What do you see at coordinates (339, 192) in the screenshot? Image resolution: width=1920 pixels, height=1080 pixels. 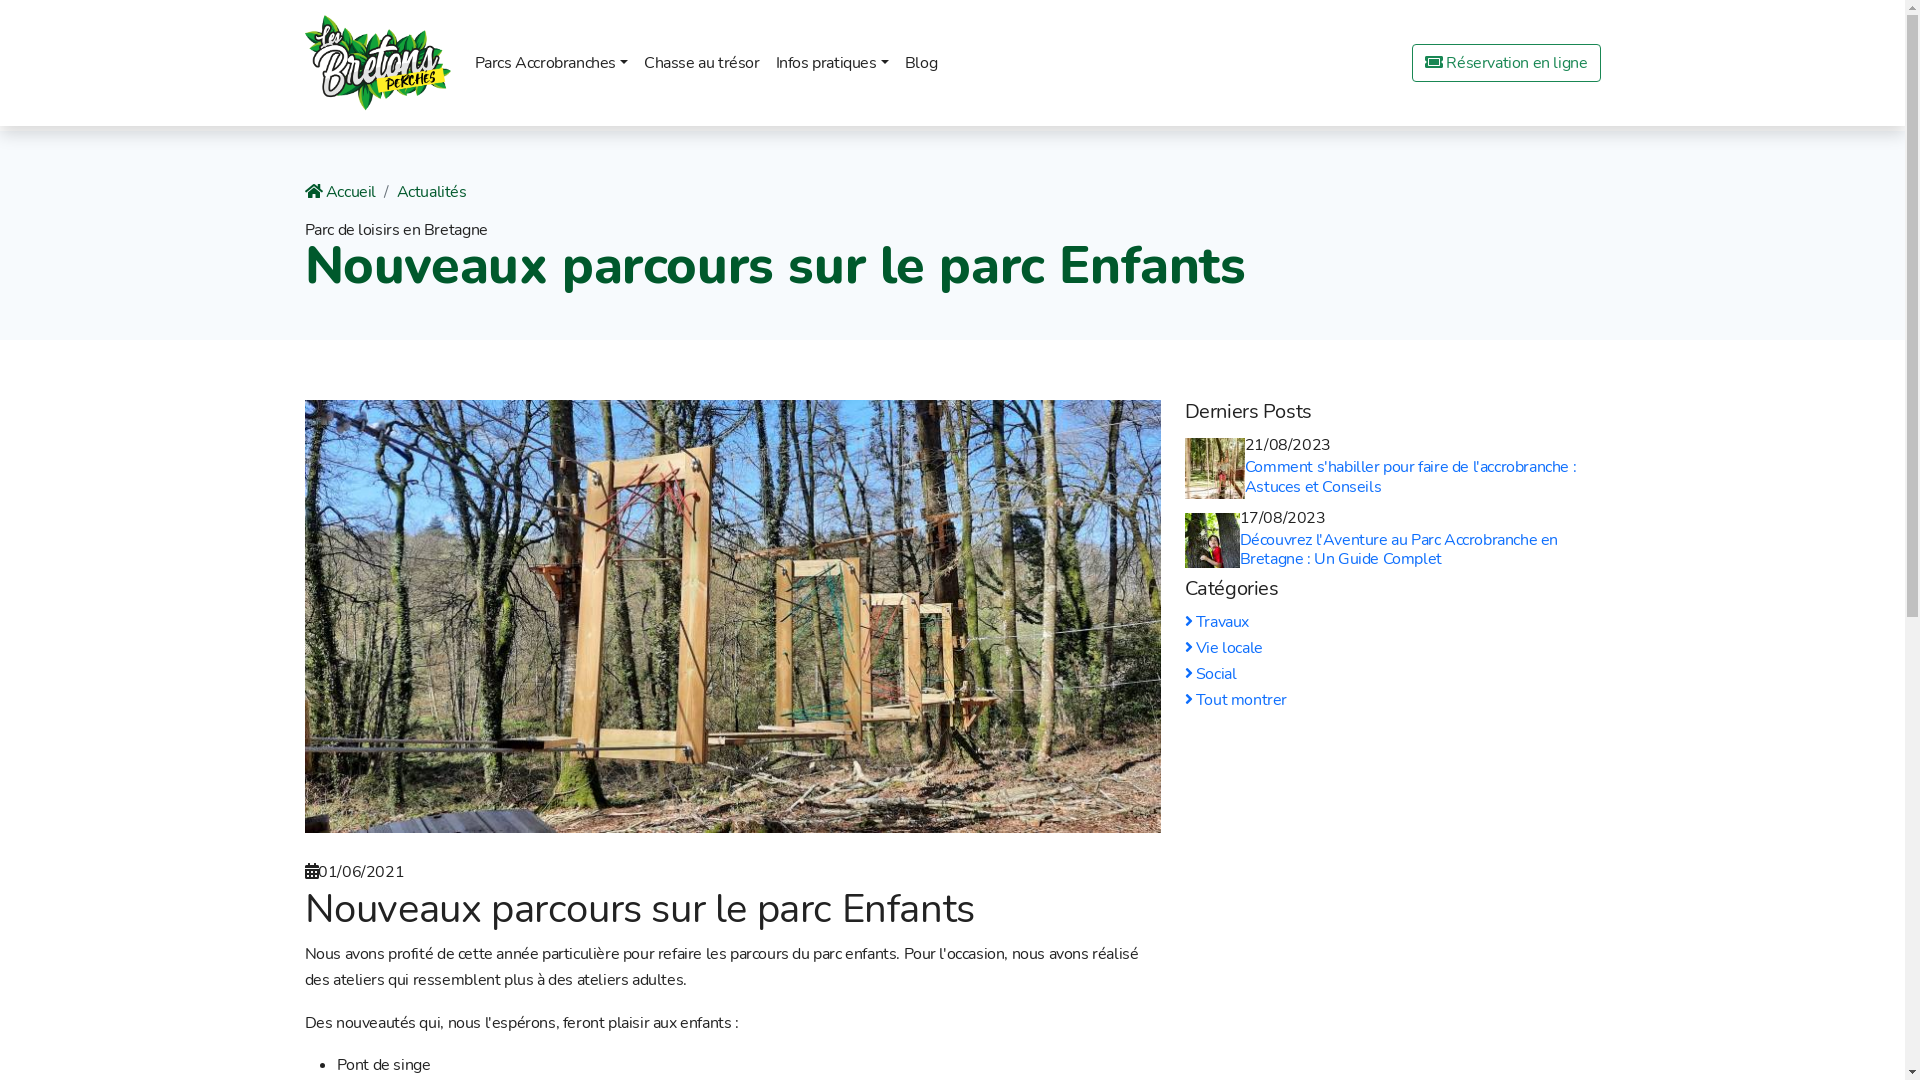 I see `'Accueil'` at bounding box center [339, 192].